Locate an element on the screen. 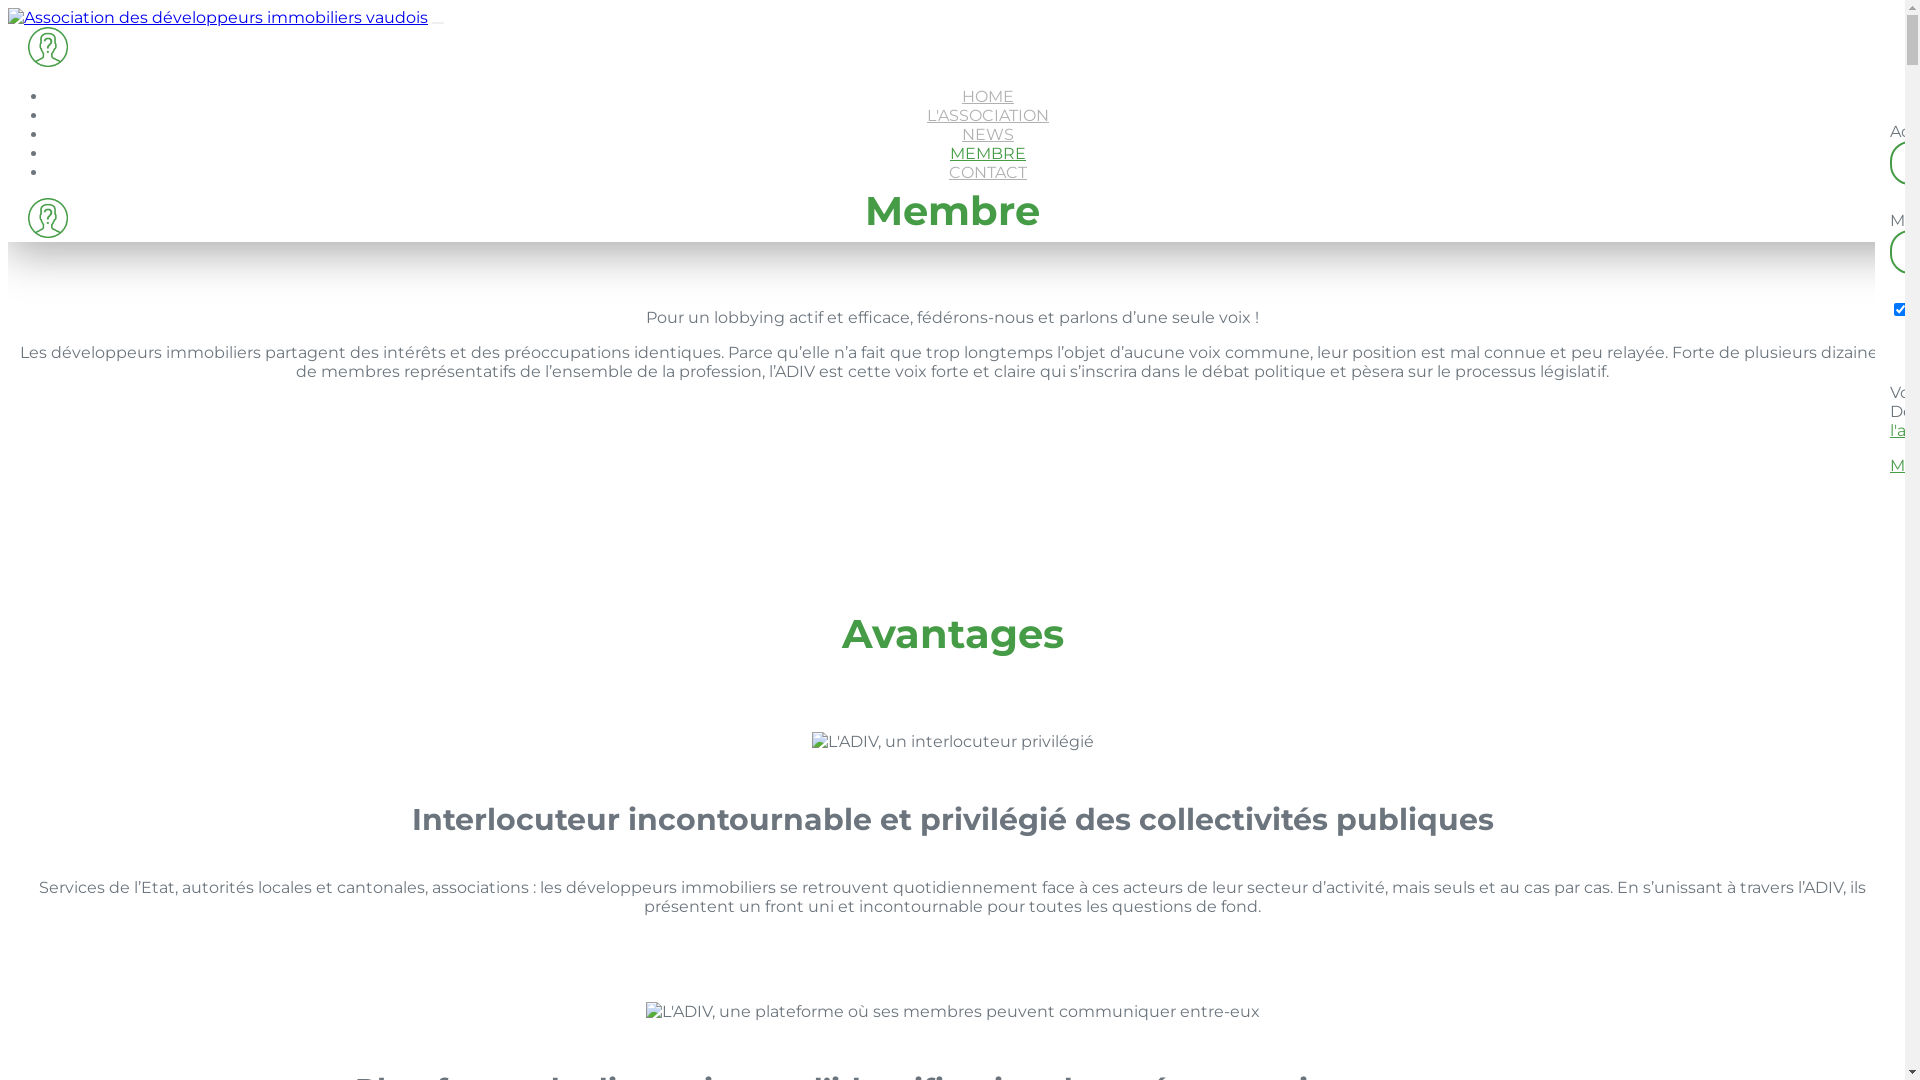 This screenshot has height=1080, width=1920. 'MEMBRE' is located at coordinates (988, 152).